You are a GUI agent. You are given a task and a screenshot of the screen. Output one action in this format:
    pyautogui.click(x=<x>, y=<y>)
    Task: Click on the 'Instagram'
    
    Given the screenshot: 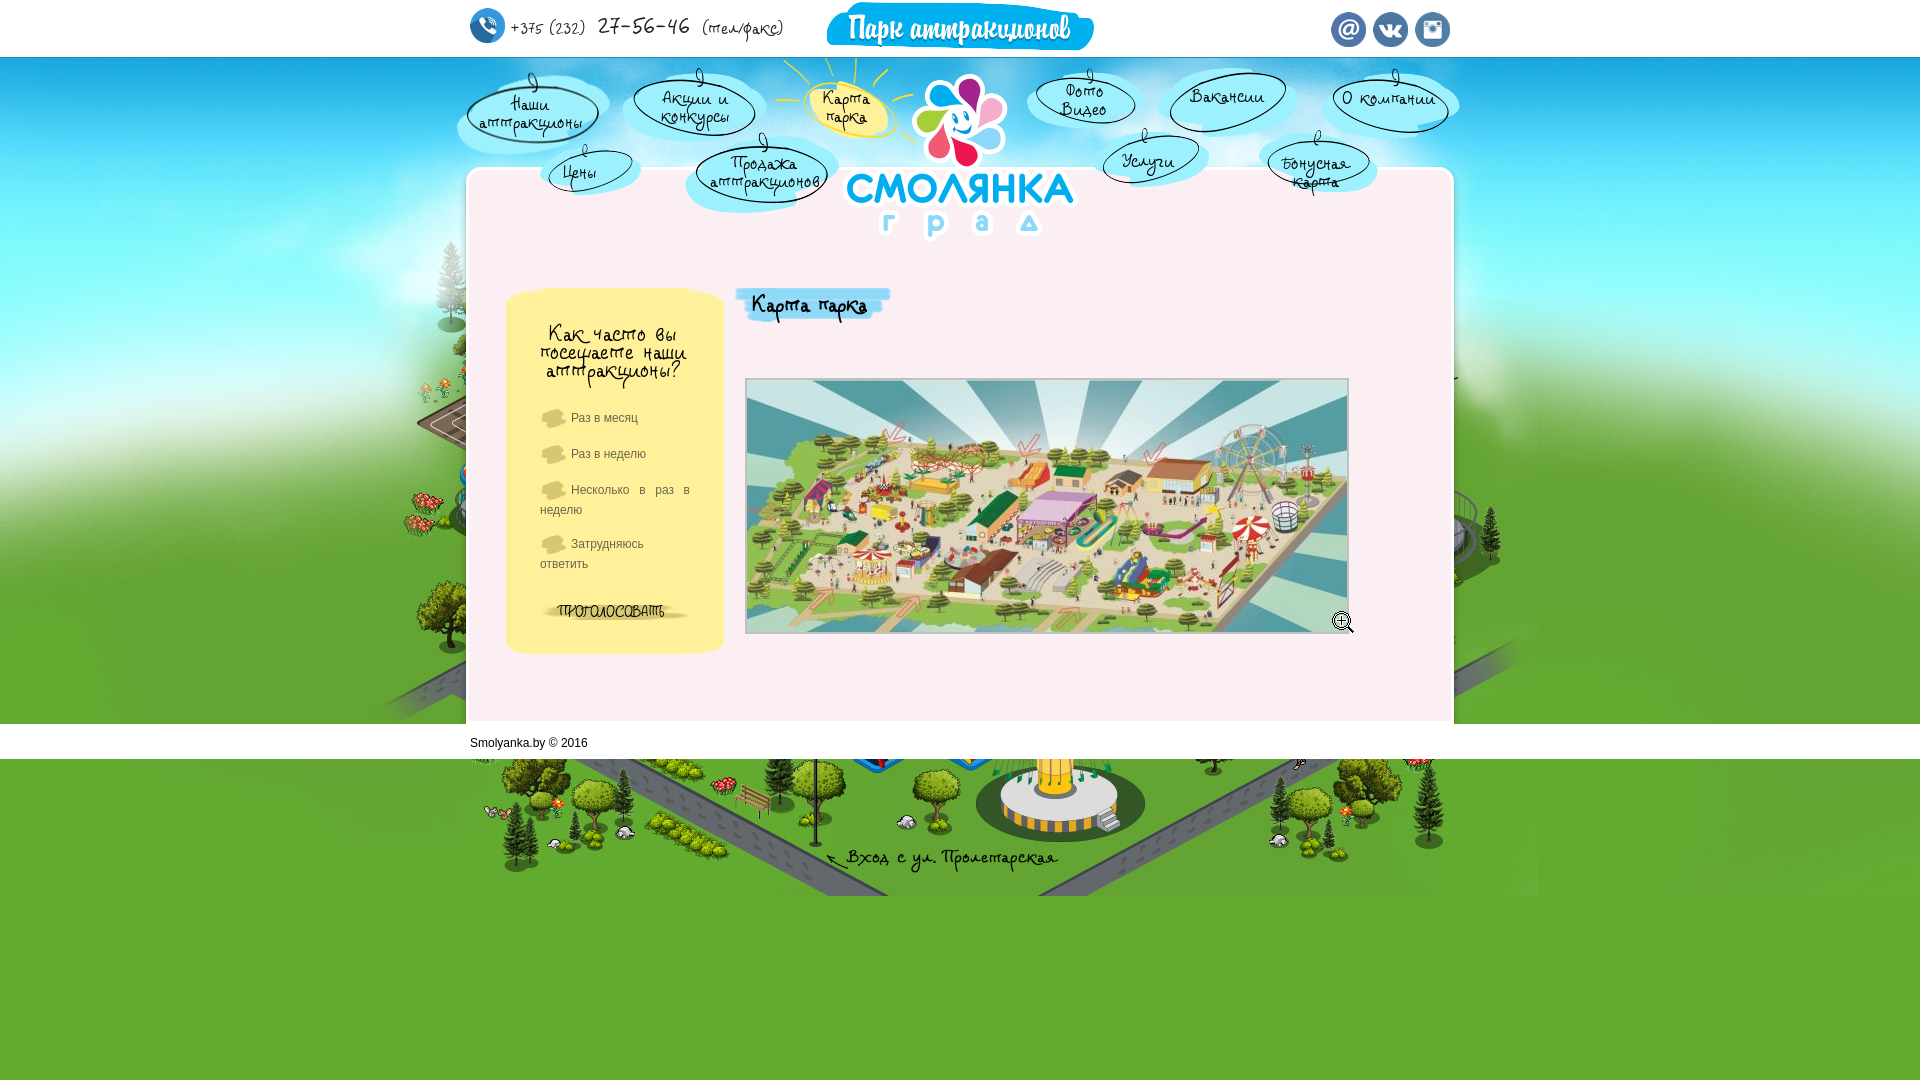 What is the action you would take?
    pyautogui.click(x=1431, y=42)
    